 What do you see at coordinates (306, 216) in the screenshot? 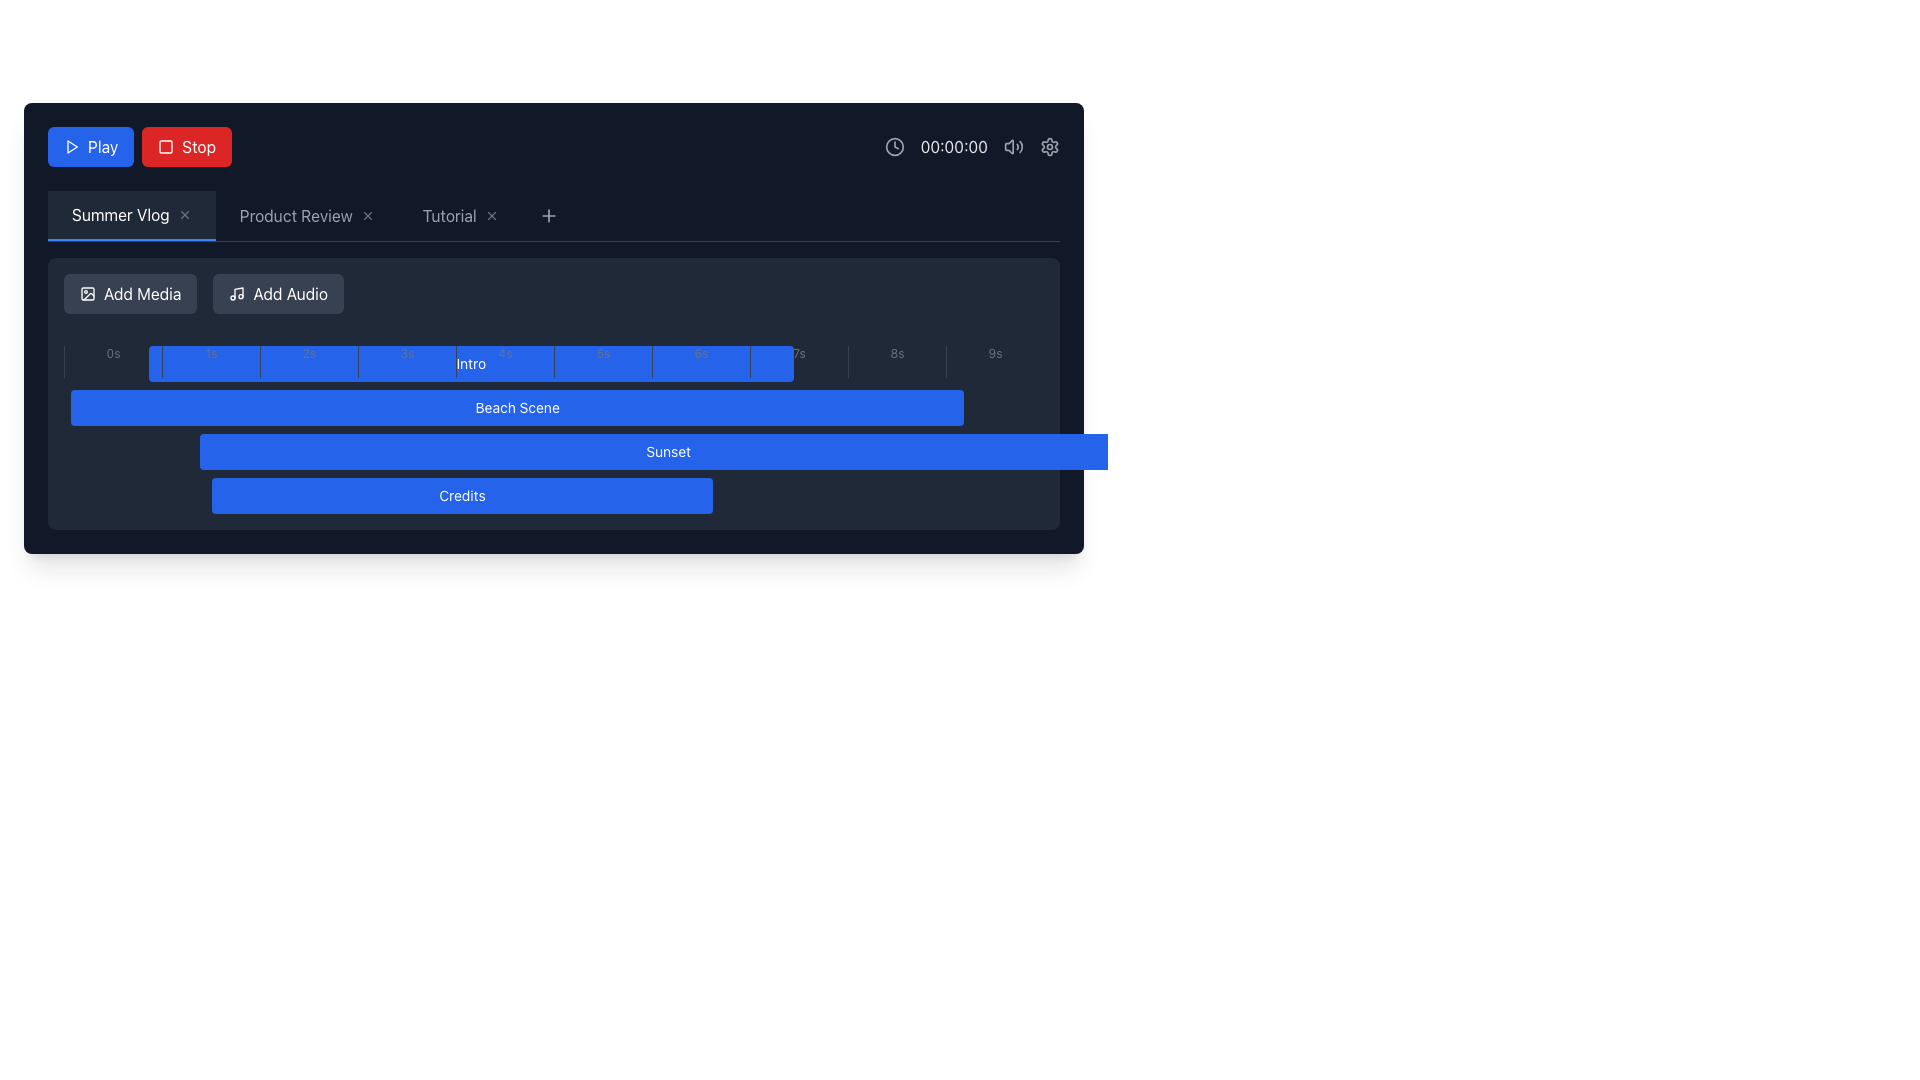
I see `the 'Product Review' tab in the horizontal tab navigation` at bounding box center [306, 216].